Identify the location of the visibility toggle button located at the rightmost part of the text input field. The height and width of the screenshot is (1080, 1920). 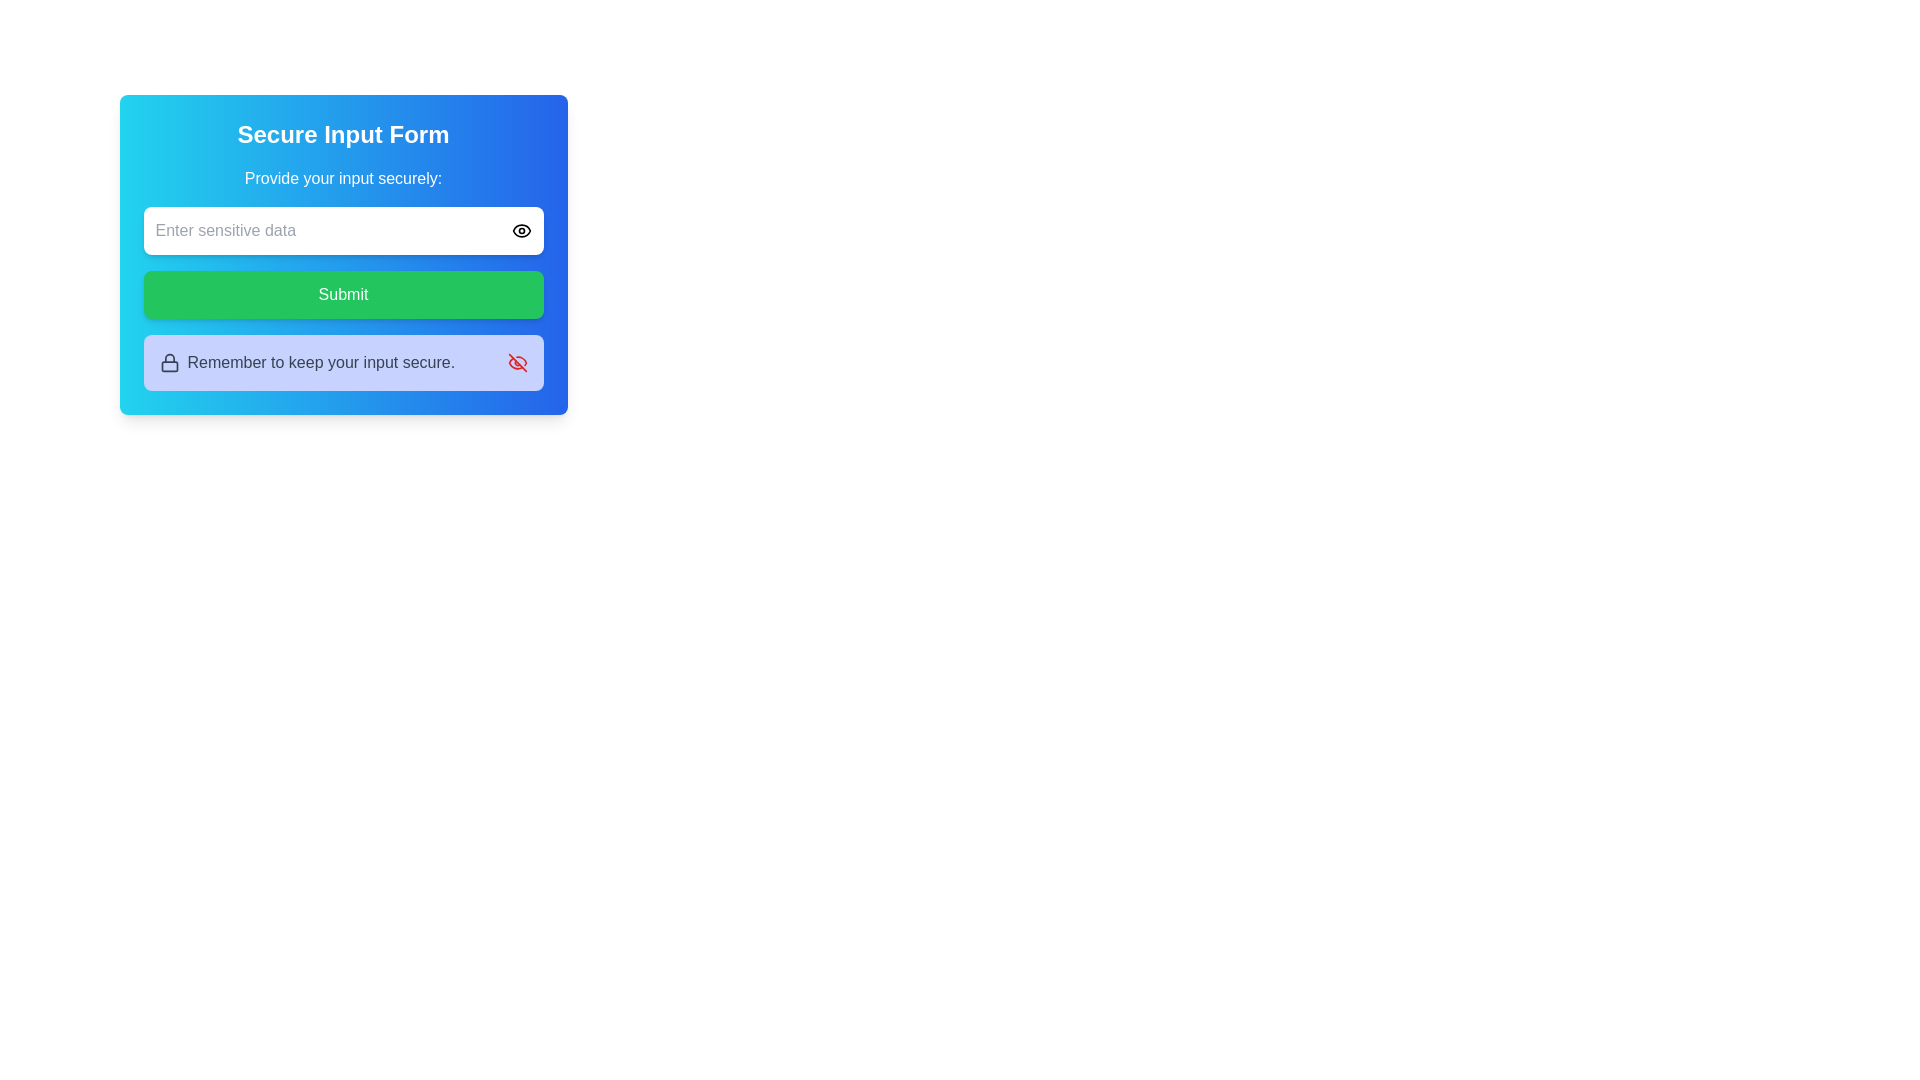
(521, 230).